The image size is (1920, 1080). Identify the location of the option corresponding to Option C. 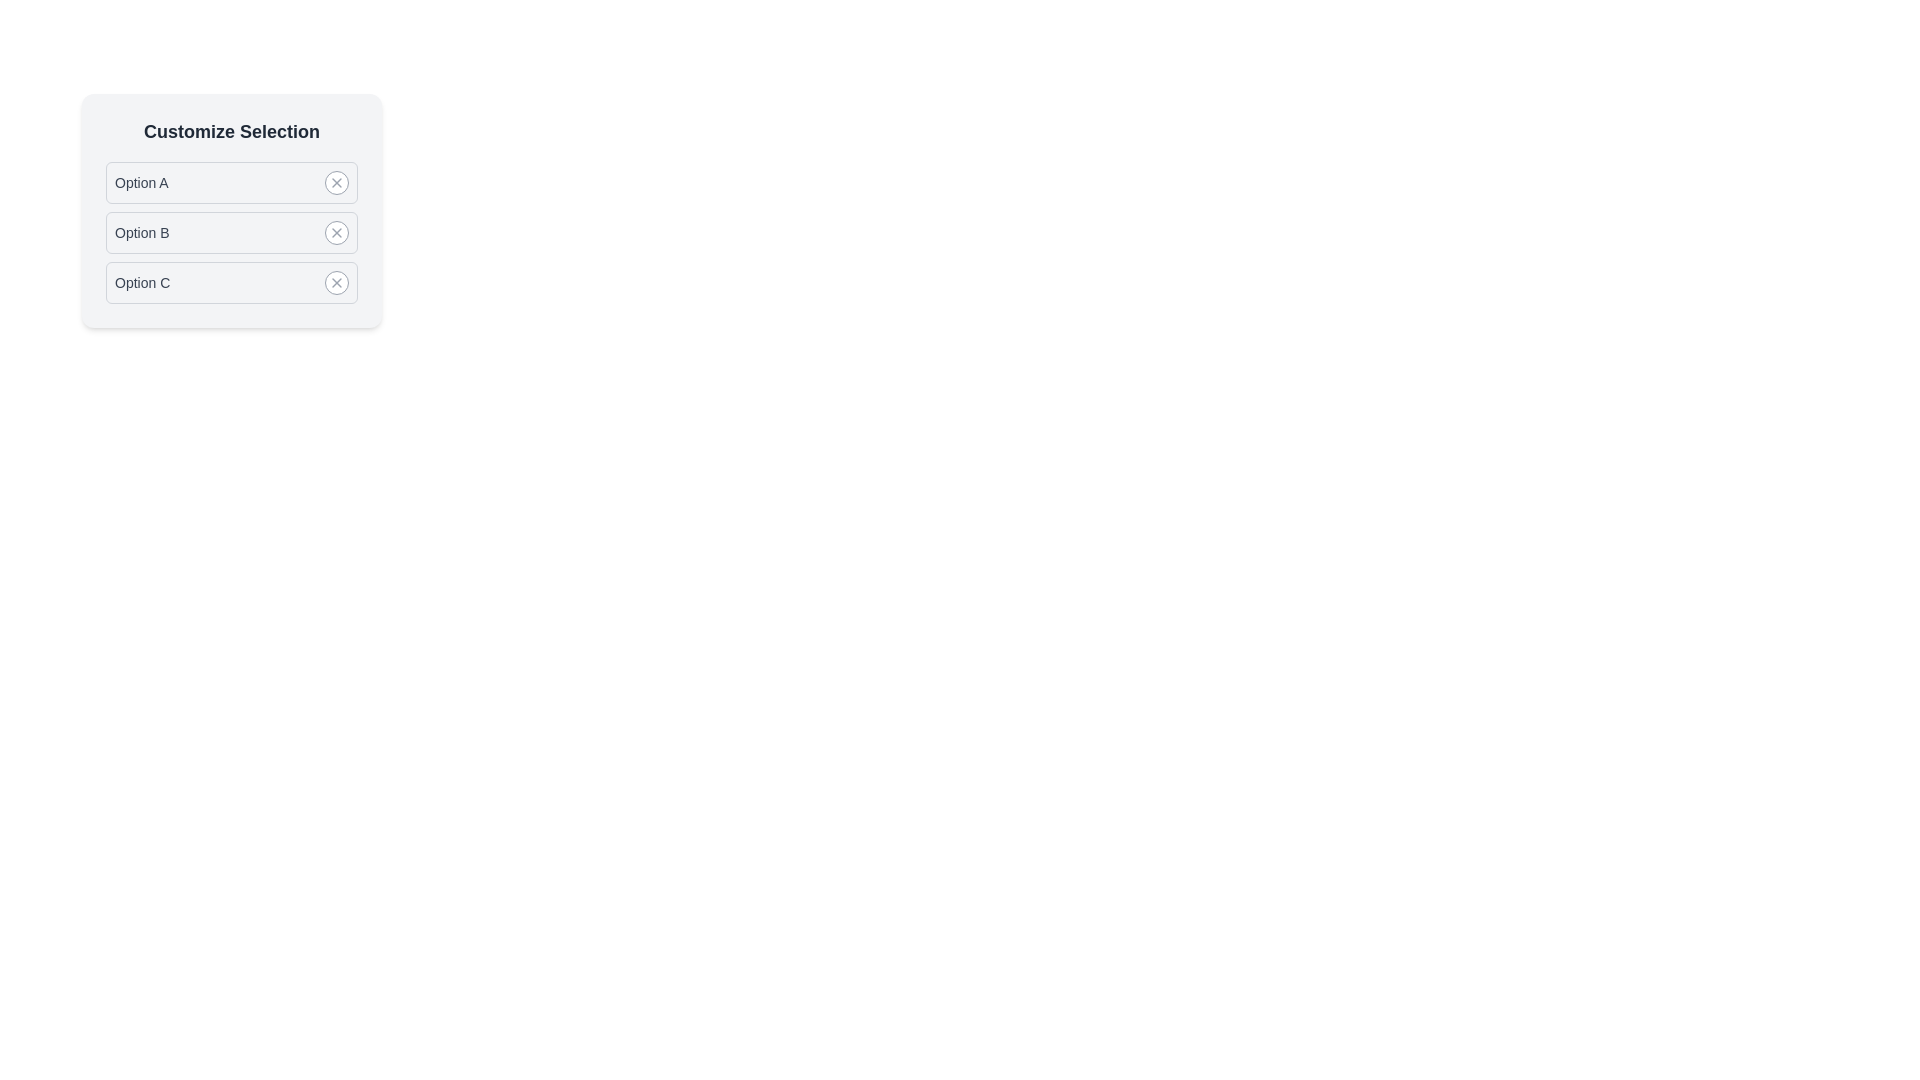
(336, 282).